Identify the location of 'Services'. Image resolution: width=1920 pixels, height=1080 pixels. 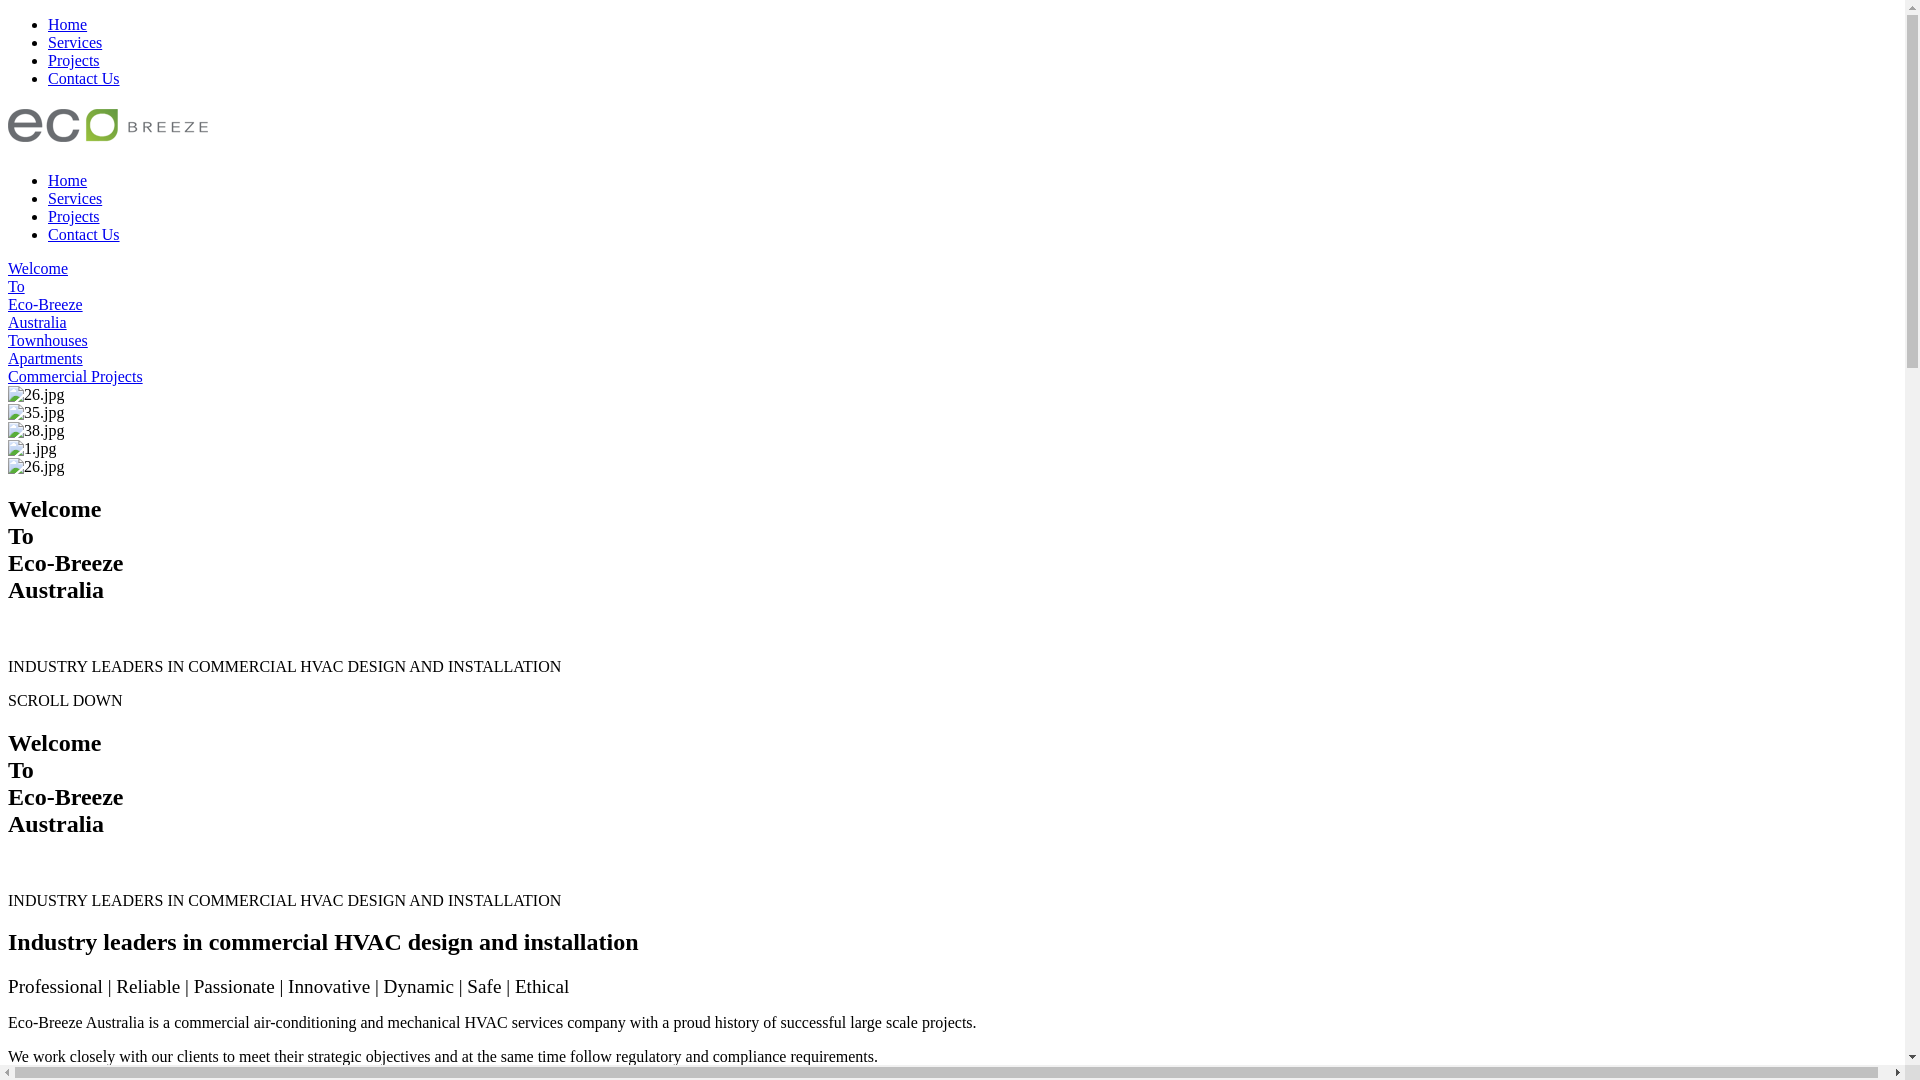
(48, 198).